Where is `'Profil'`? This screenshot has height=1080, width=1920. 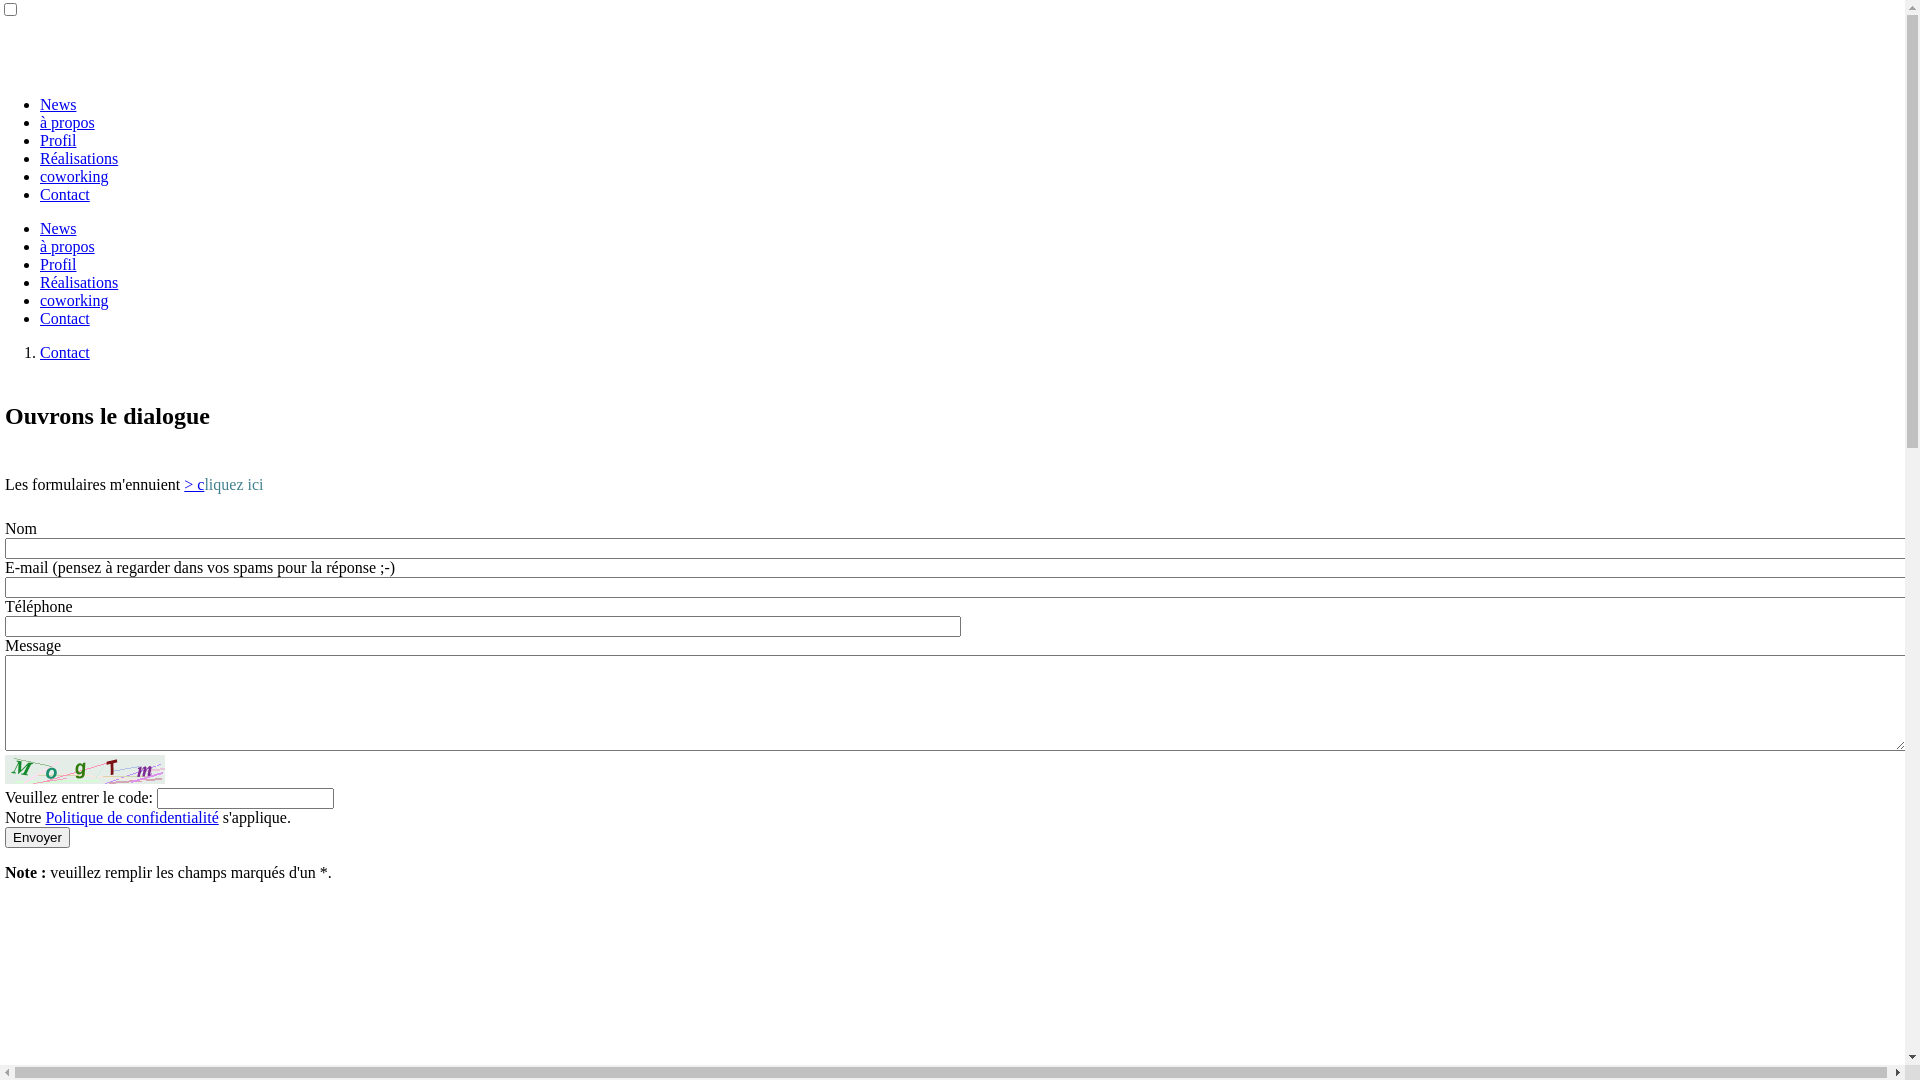 'Profil' is located at coordinates (57, 263).